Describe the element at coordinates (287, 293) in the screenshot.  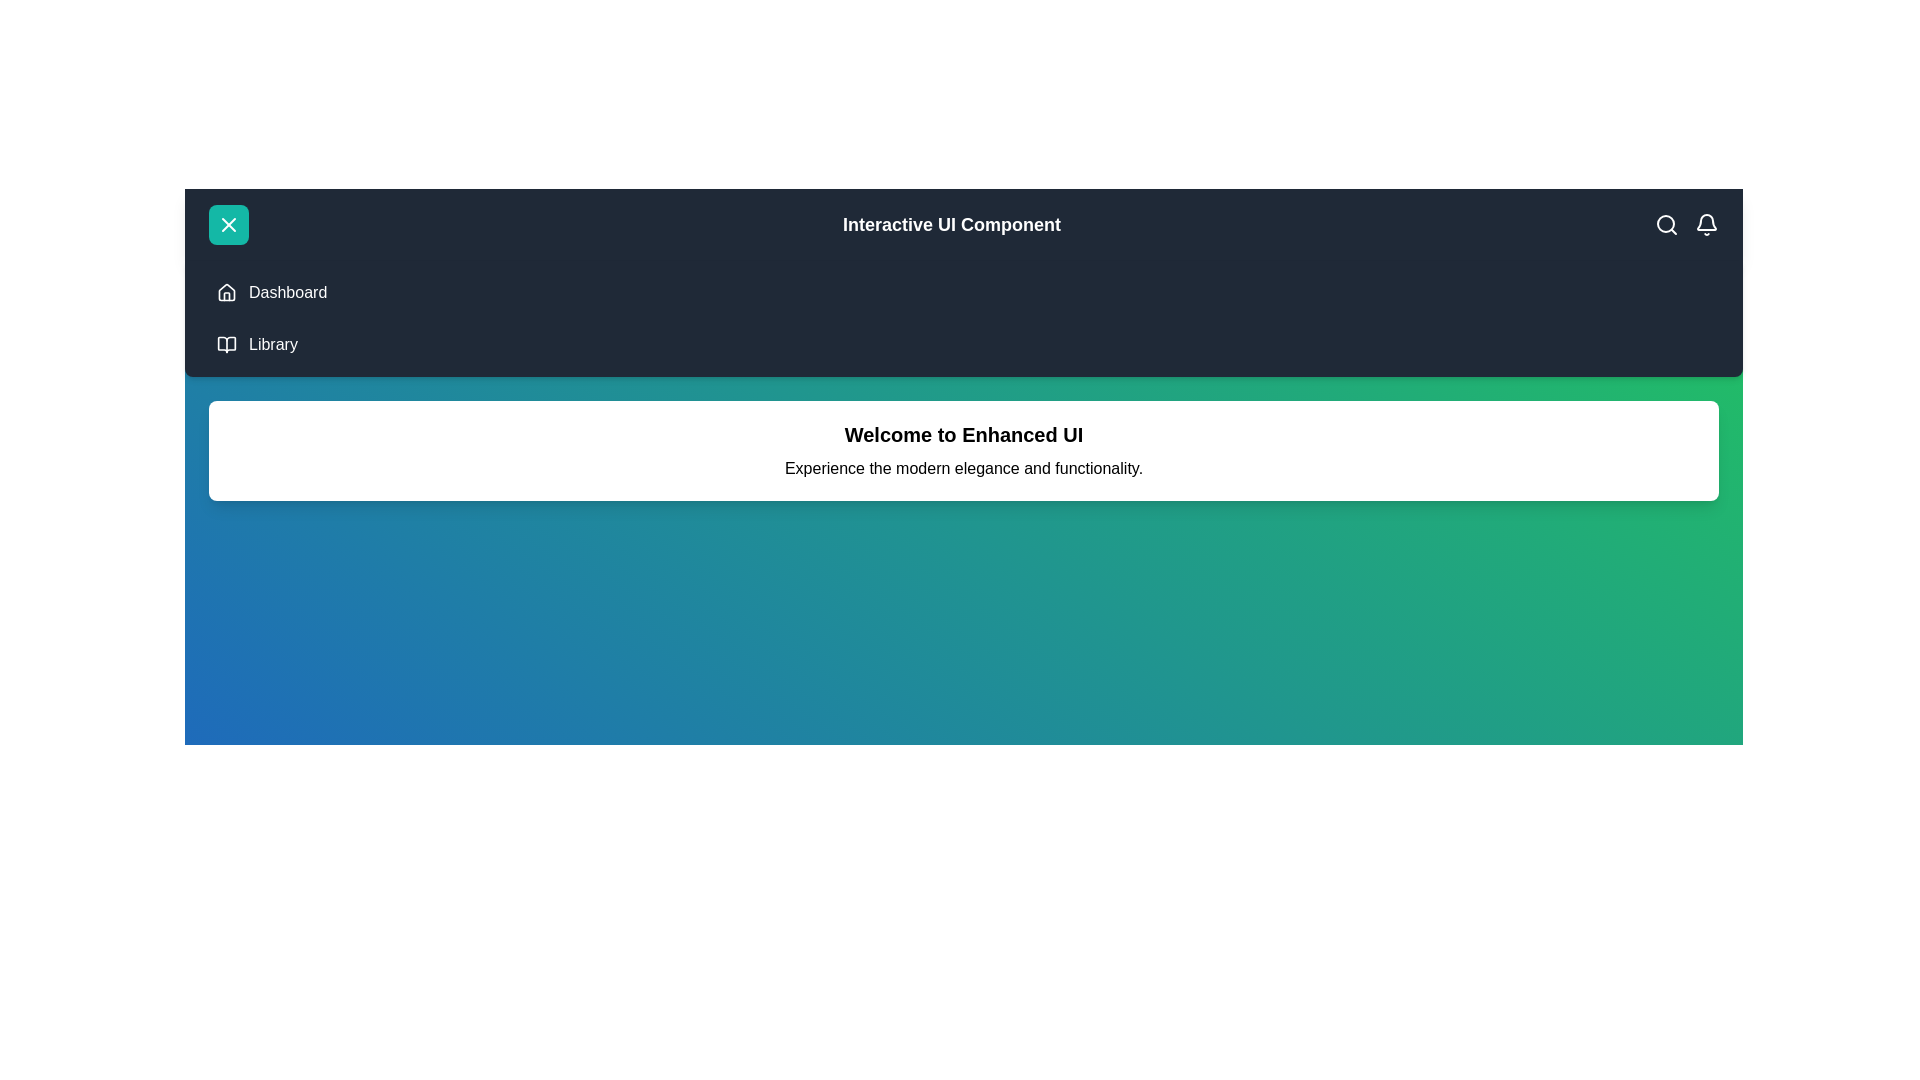
I see `the 'Dashboard' menu item to navigate to the Dashboard section` at that location.